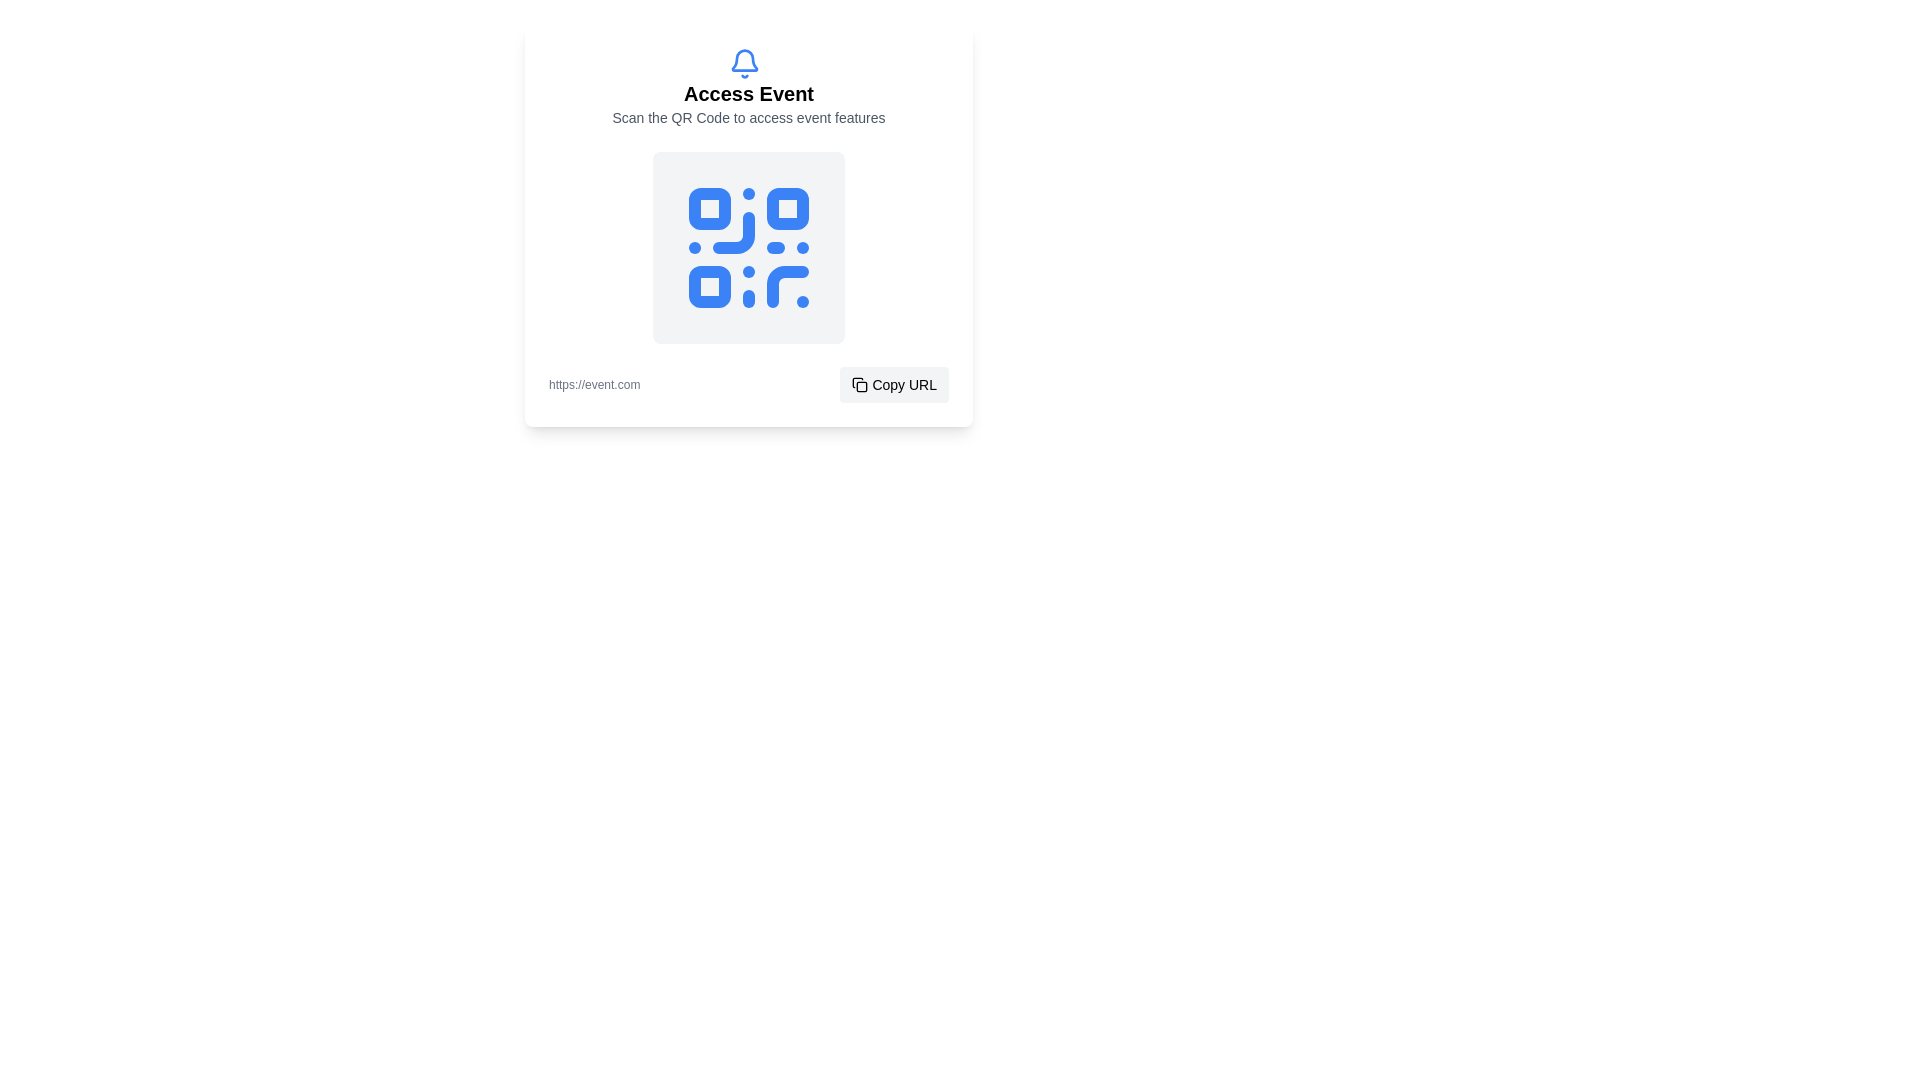 The image size is (1920, 1080). Describe the element at coordinates (860, 385) in the screenshot. I see `the small icon representing two overlapping squares, which is the leftmost component of the 'Copy URL' button located at the bottom-right corner of the main card interface` at that location.